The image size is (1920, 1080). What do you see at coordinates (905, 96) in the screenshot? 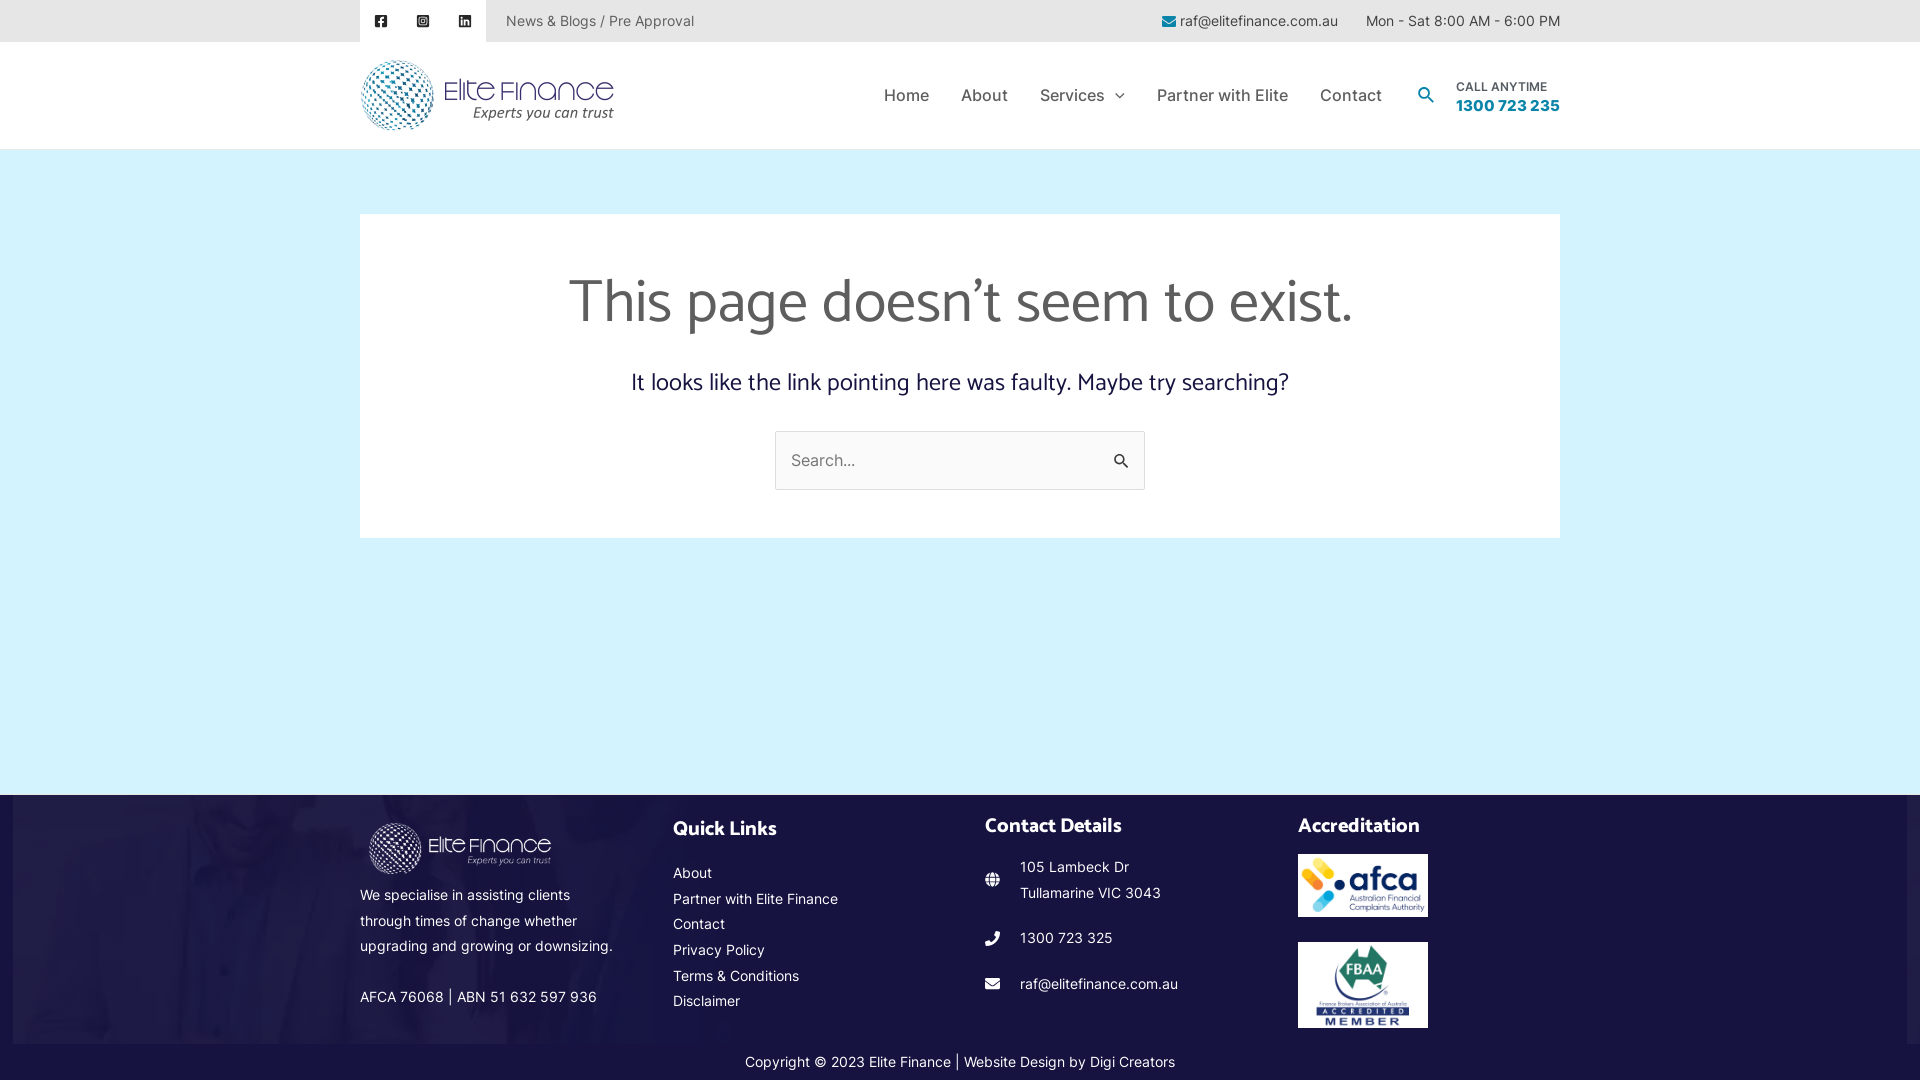
I see `'Home'` at bounding box center [905, 96].